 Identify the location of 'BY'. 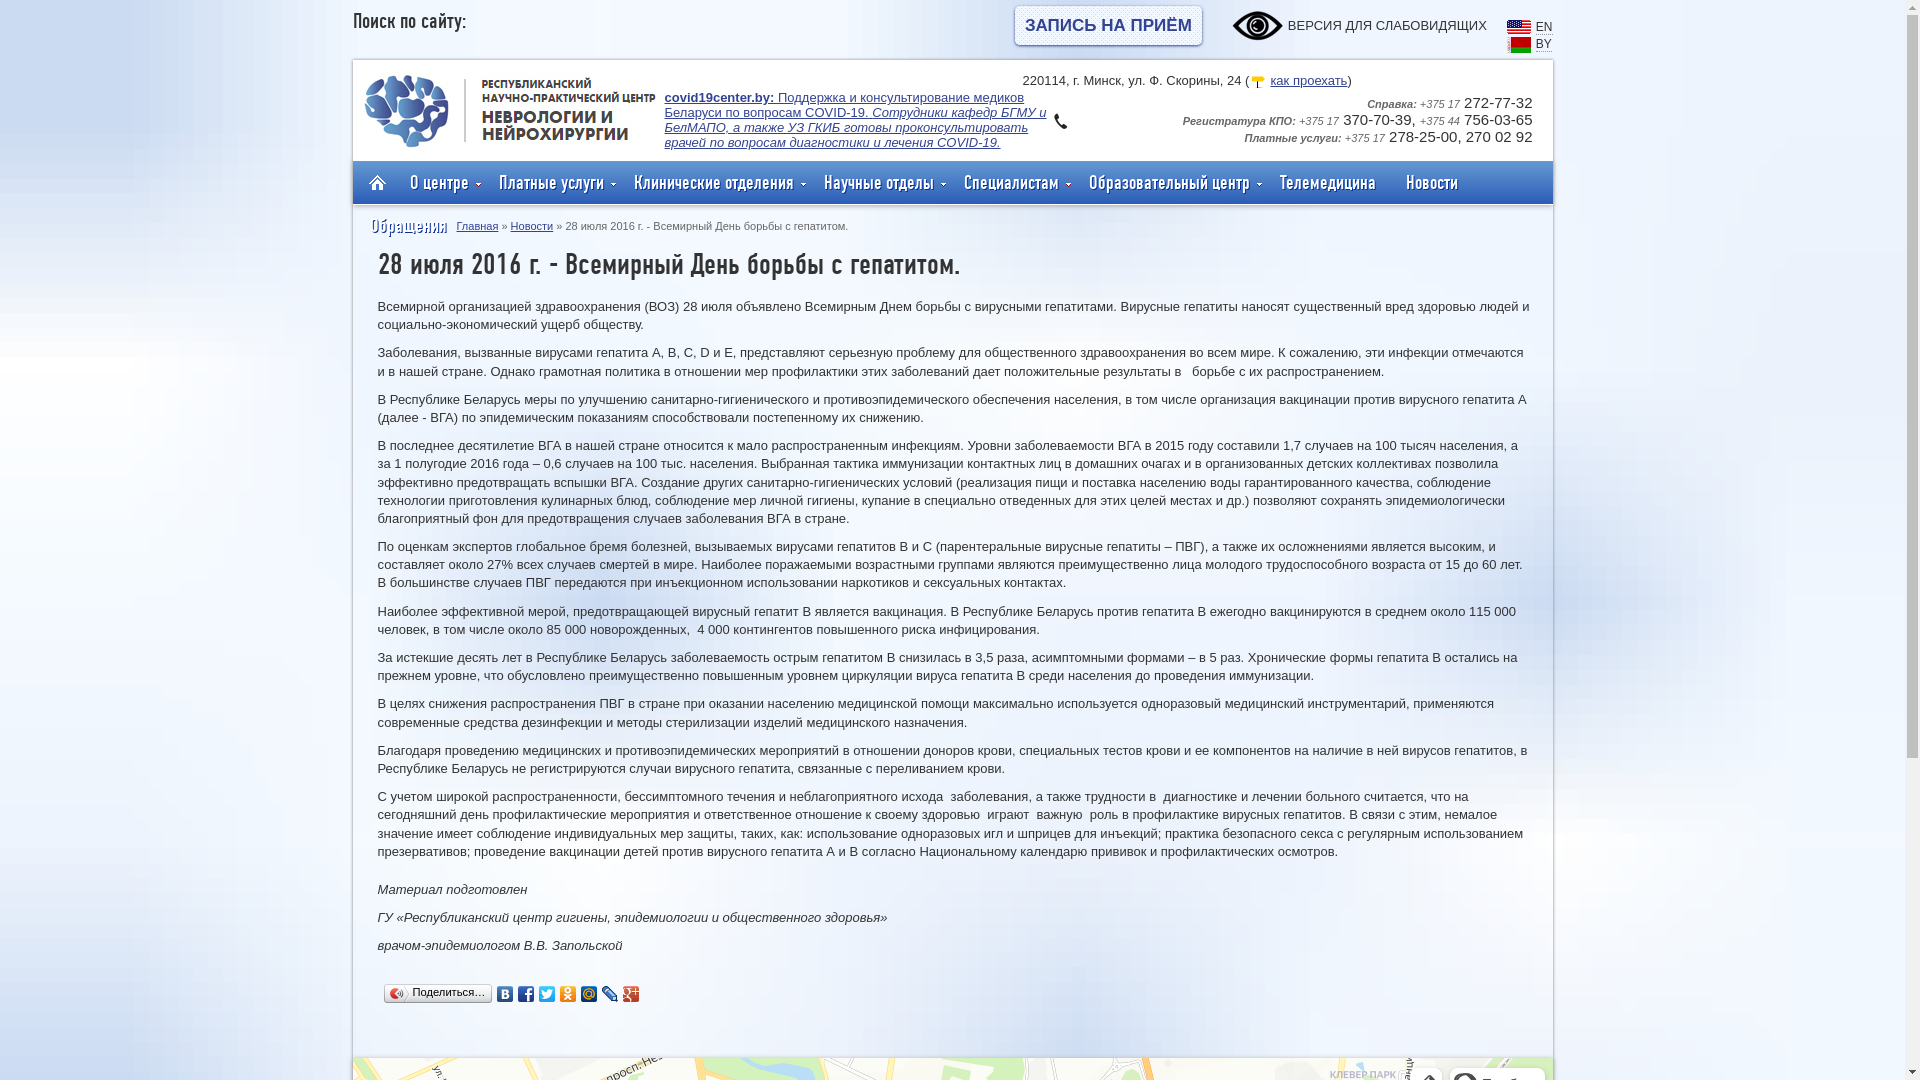
(1543, 42).